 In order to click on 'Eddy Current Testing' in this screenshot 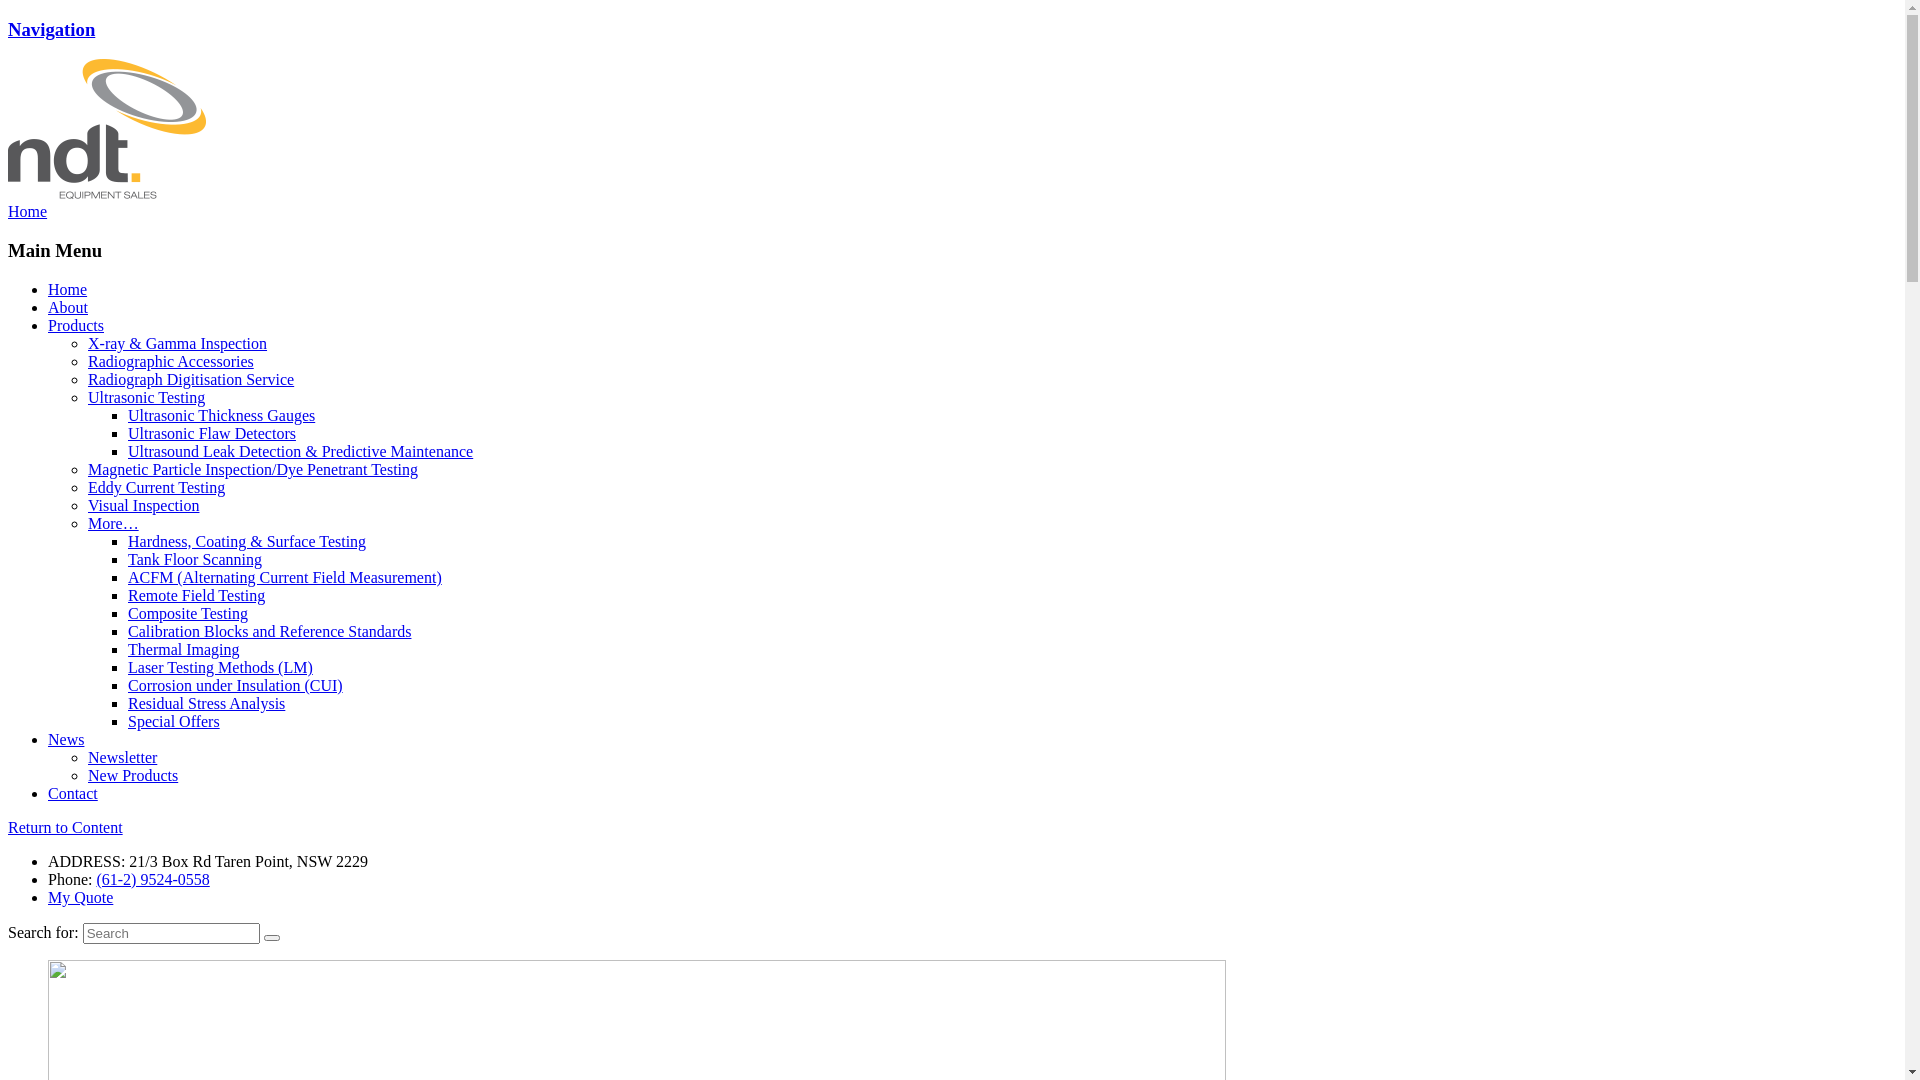, I will do `click(155, 487)`.